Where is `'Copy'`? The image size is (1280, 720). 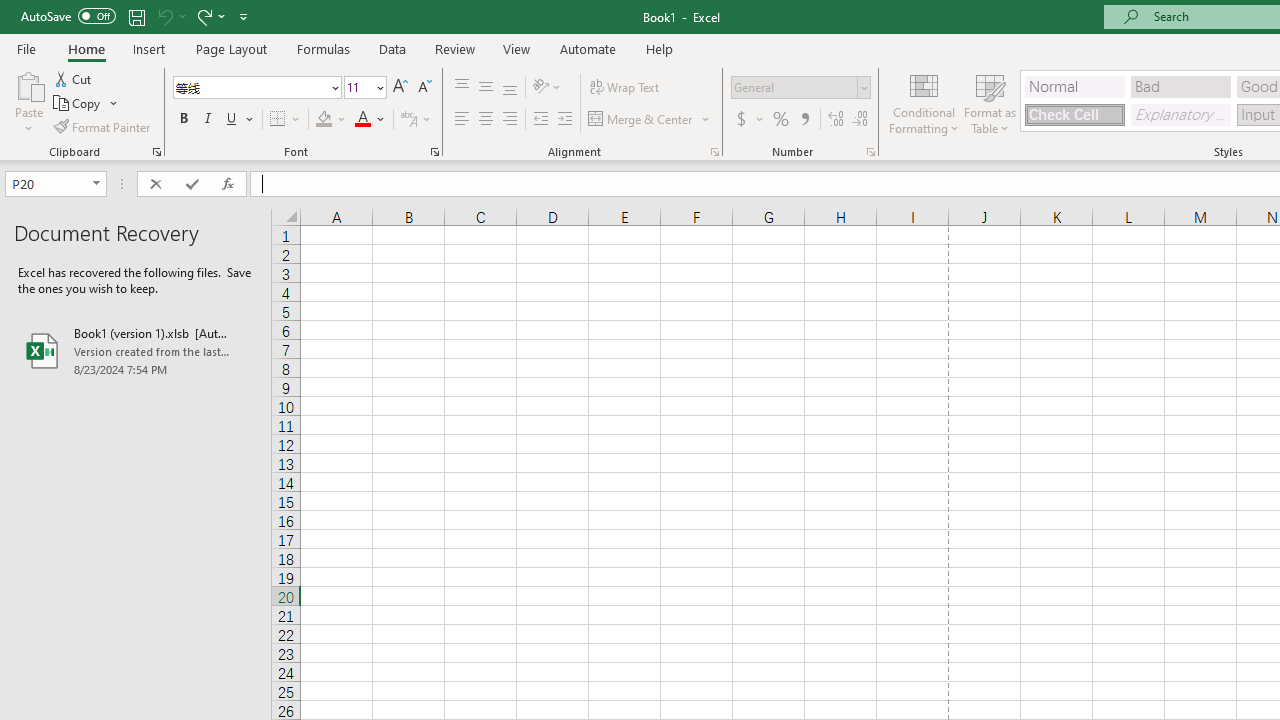
'Copy' is located at coordinates (85, 103).